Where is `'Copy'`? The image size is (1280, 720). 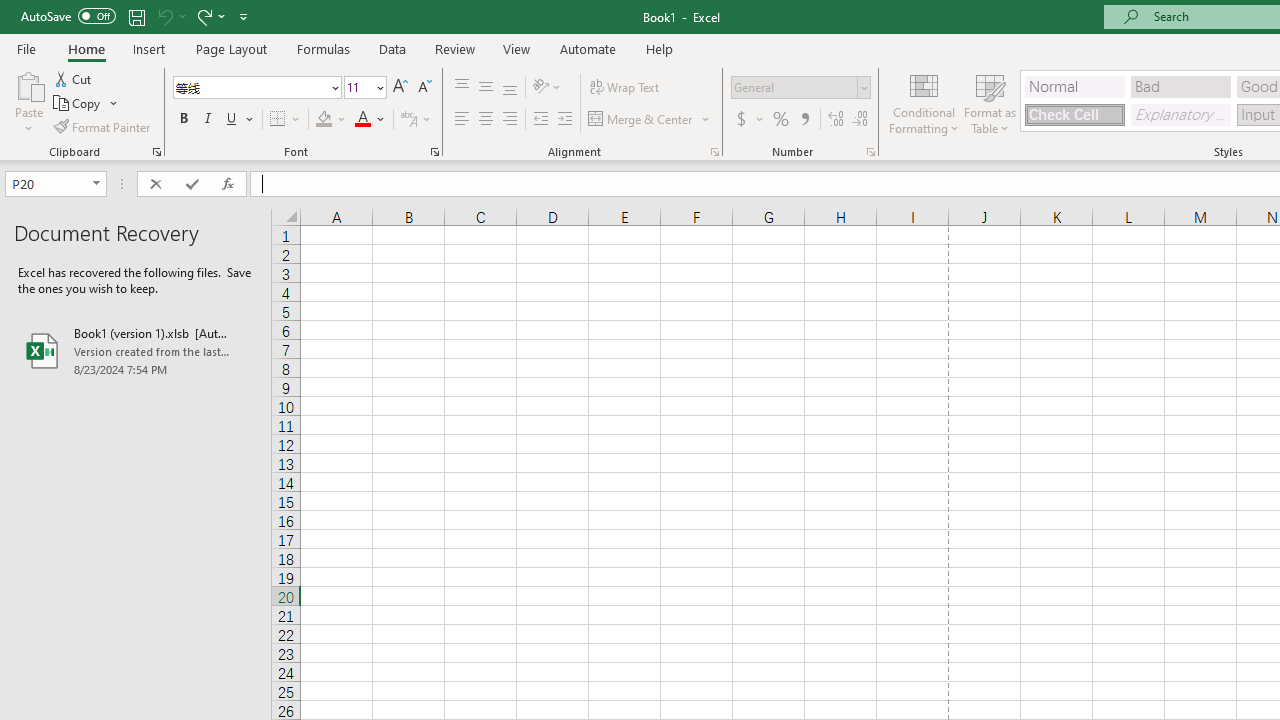
'Copy' is located at coordinates (85, 103).